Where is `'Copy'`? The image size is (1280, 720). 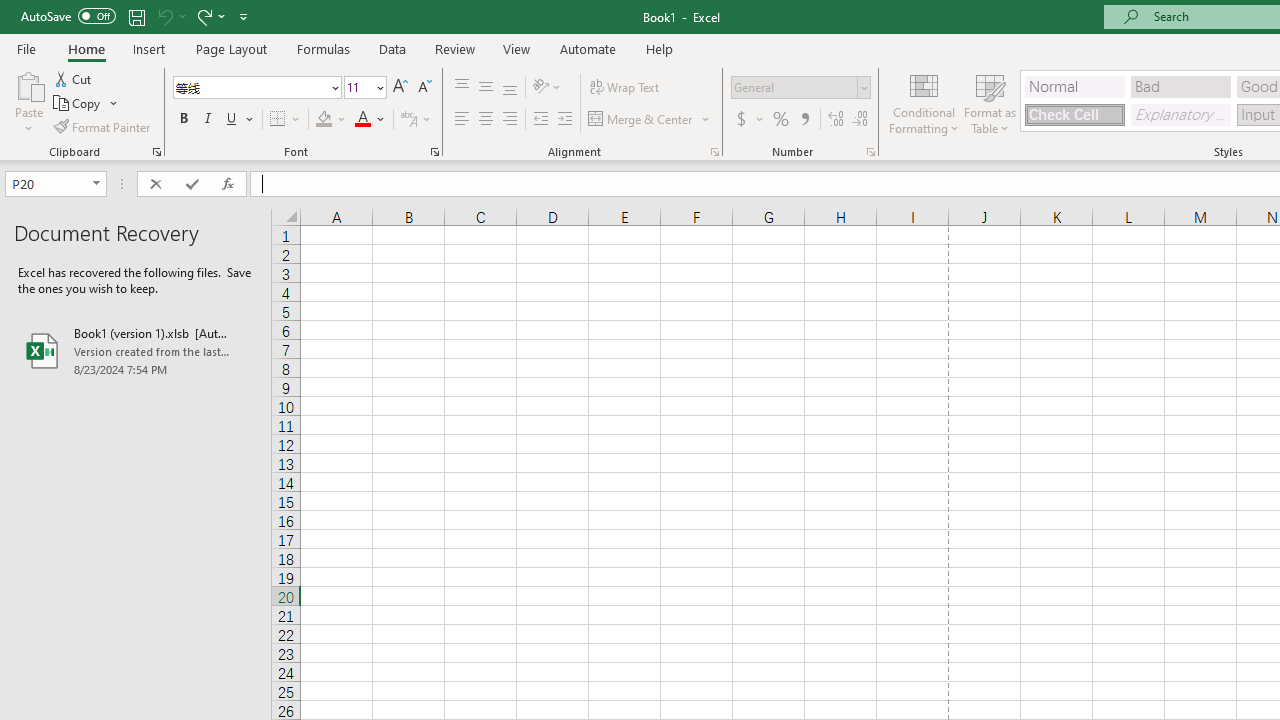
'Copy' is located at coordinates (85, 103).